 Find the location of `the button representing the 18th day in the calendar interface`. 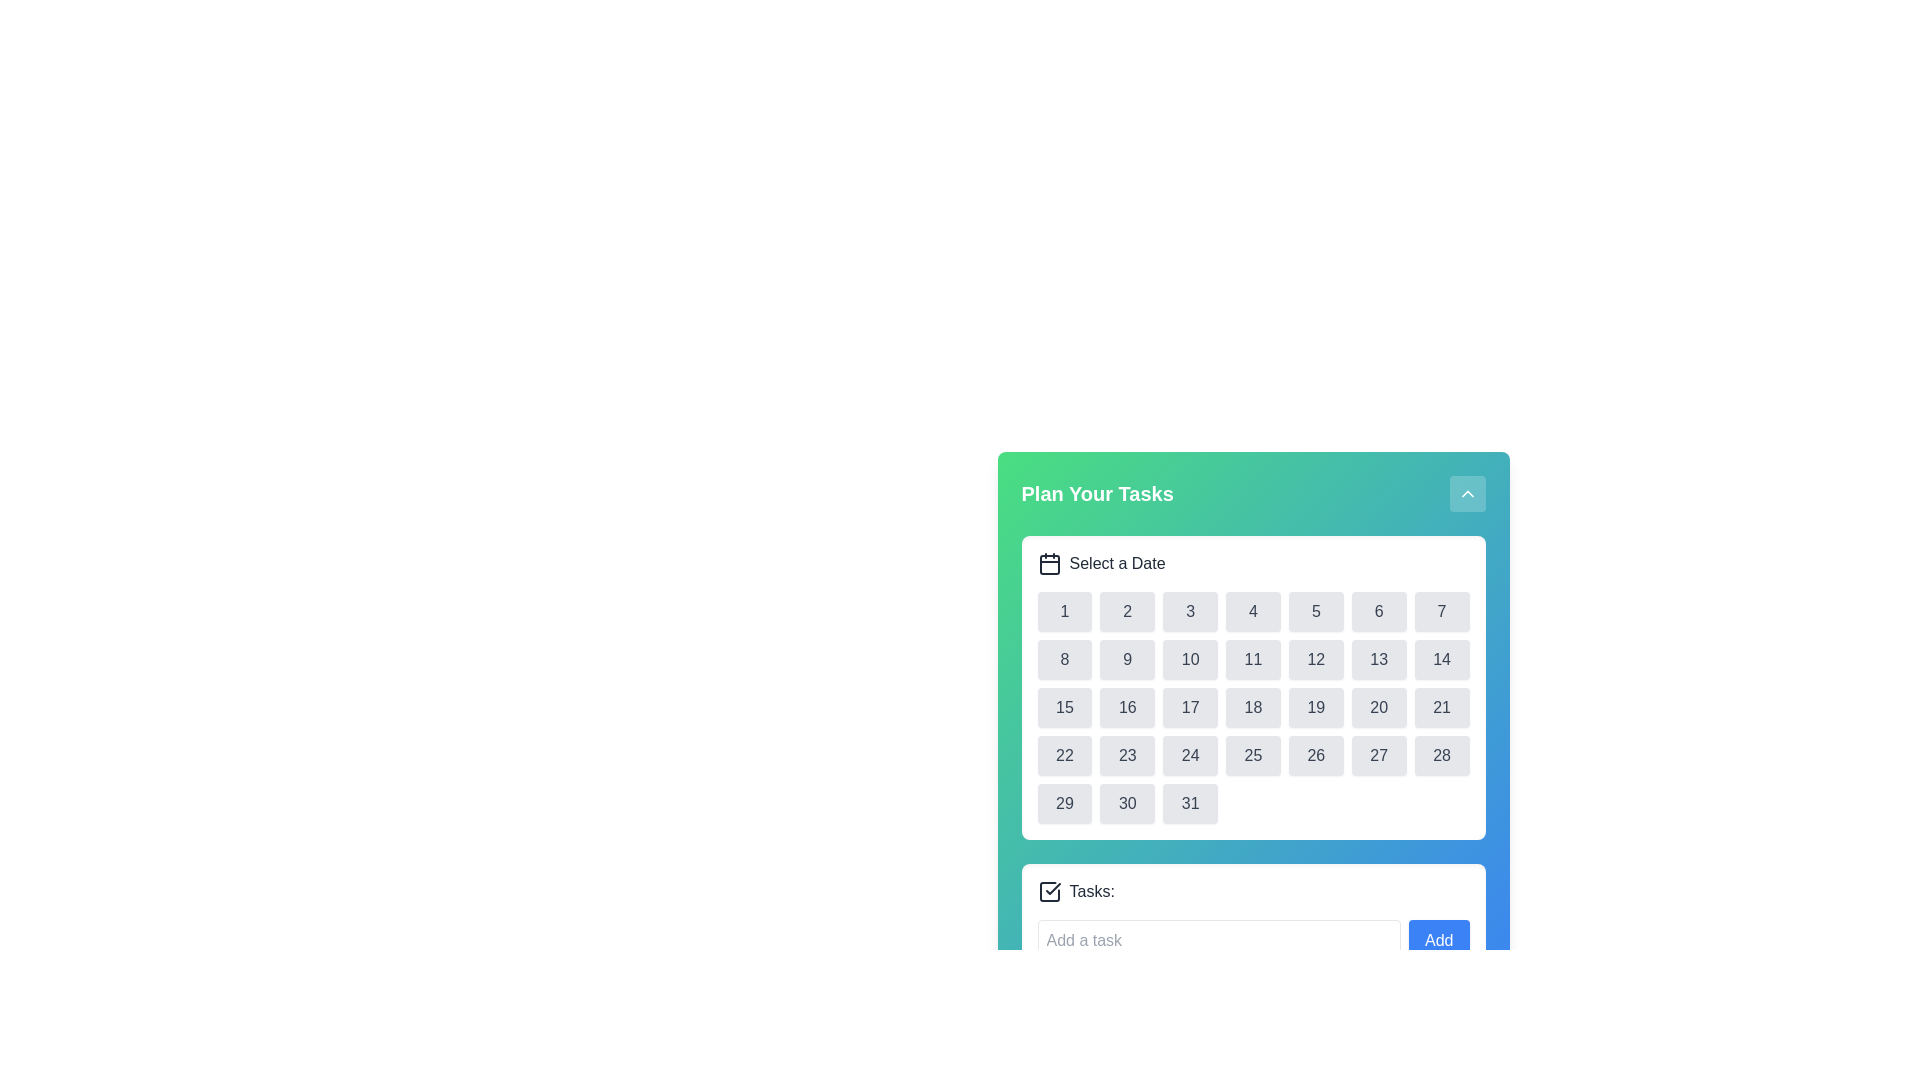

the button representing the 18th day in the calendar interface is located at coordinates (1252, 707).